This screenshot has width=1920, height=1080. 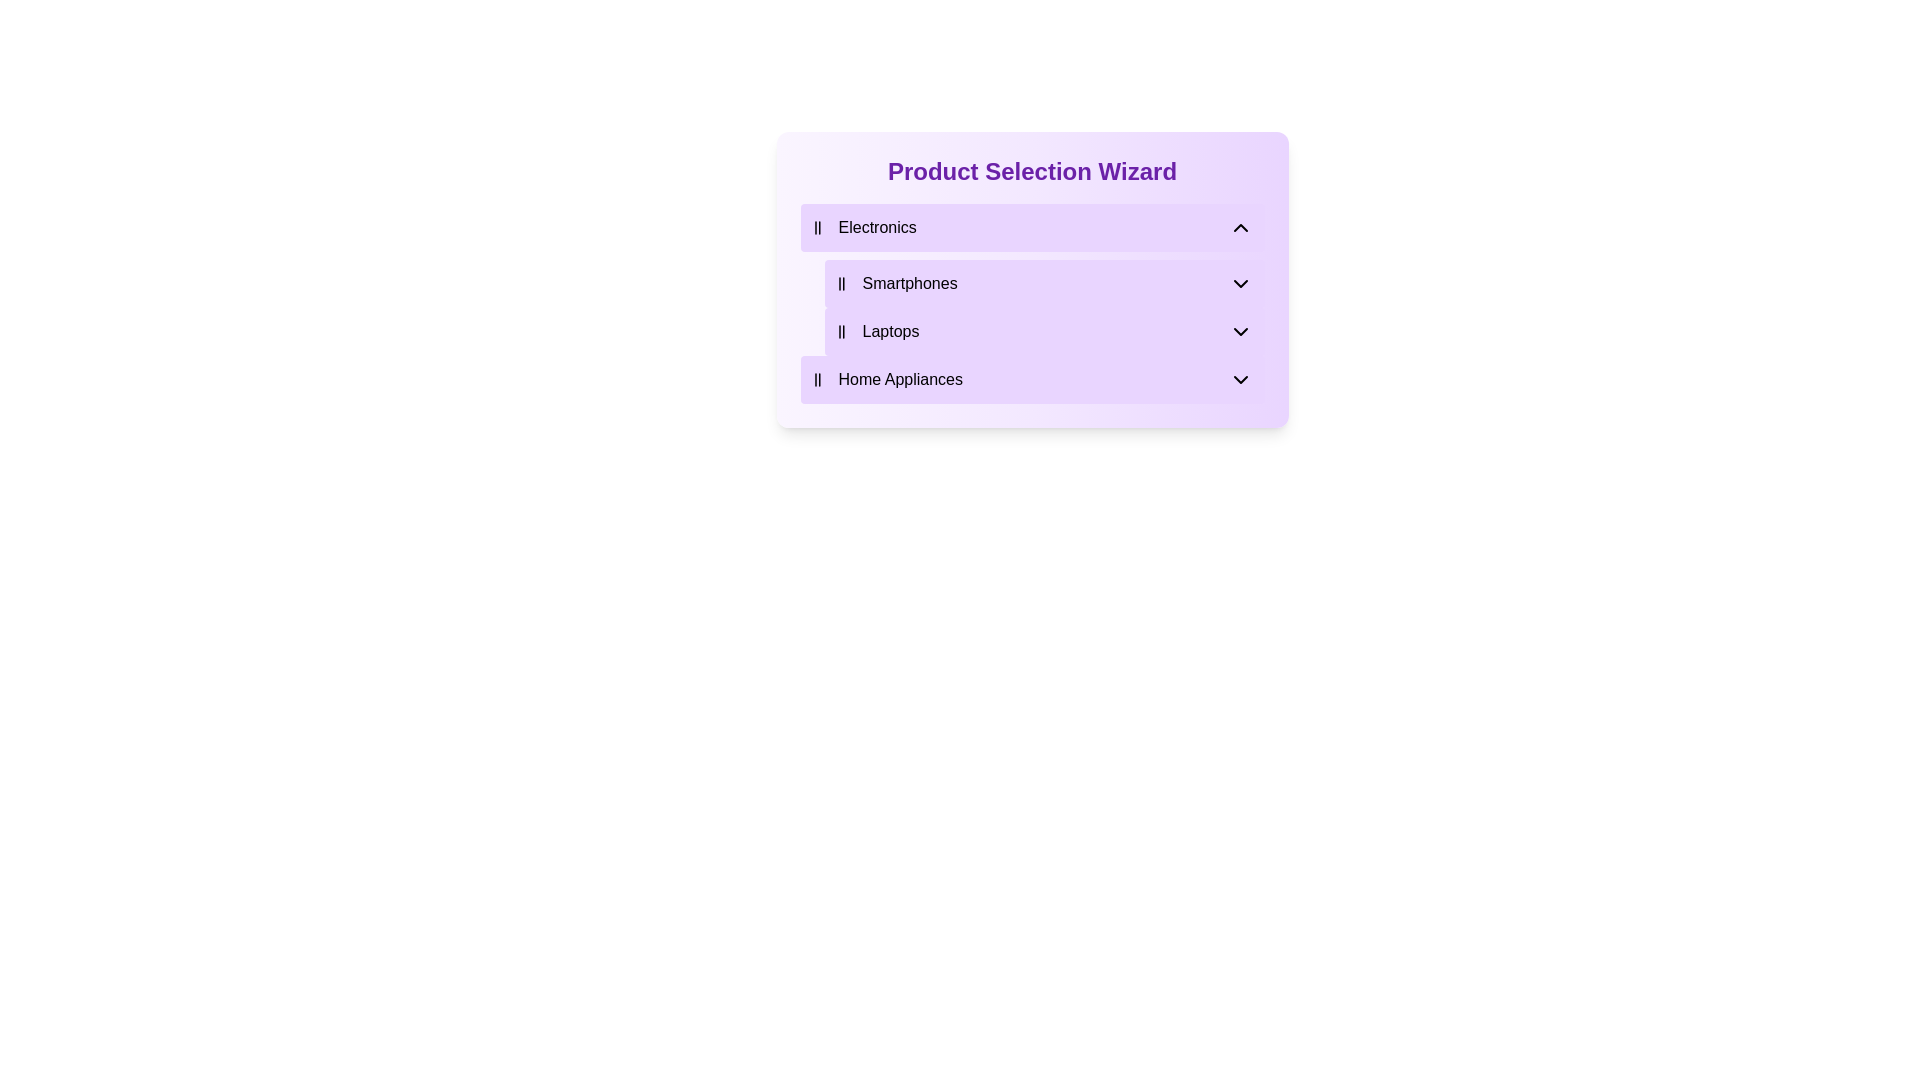 What do you see at coordinates (909, 284) in the screenshot?
I see `the 'Smartphones' label text, which is displayed in bold sans-serif font and is located in the second expandable category under the 'Electronics' section of the 'Product Selection Wizard'` at bounding box center [909, 284].